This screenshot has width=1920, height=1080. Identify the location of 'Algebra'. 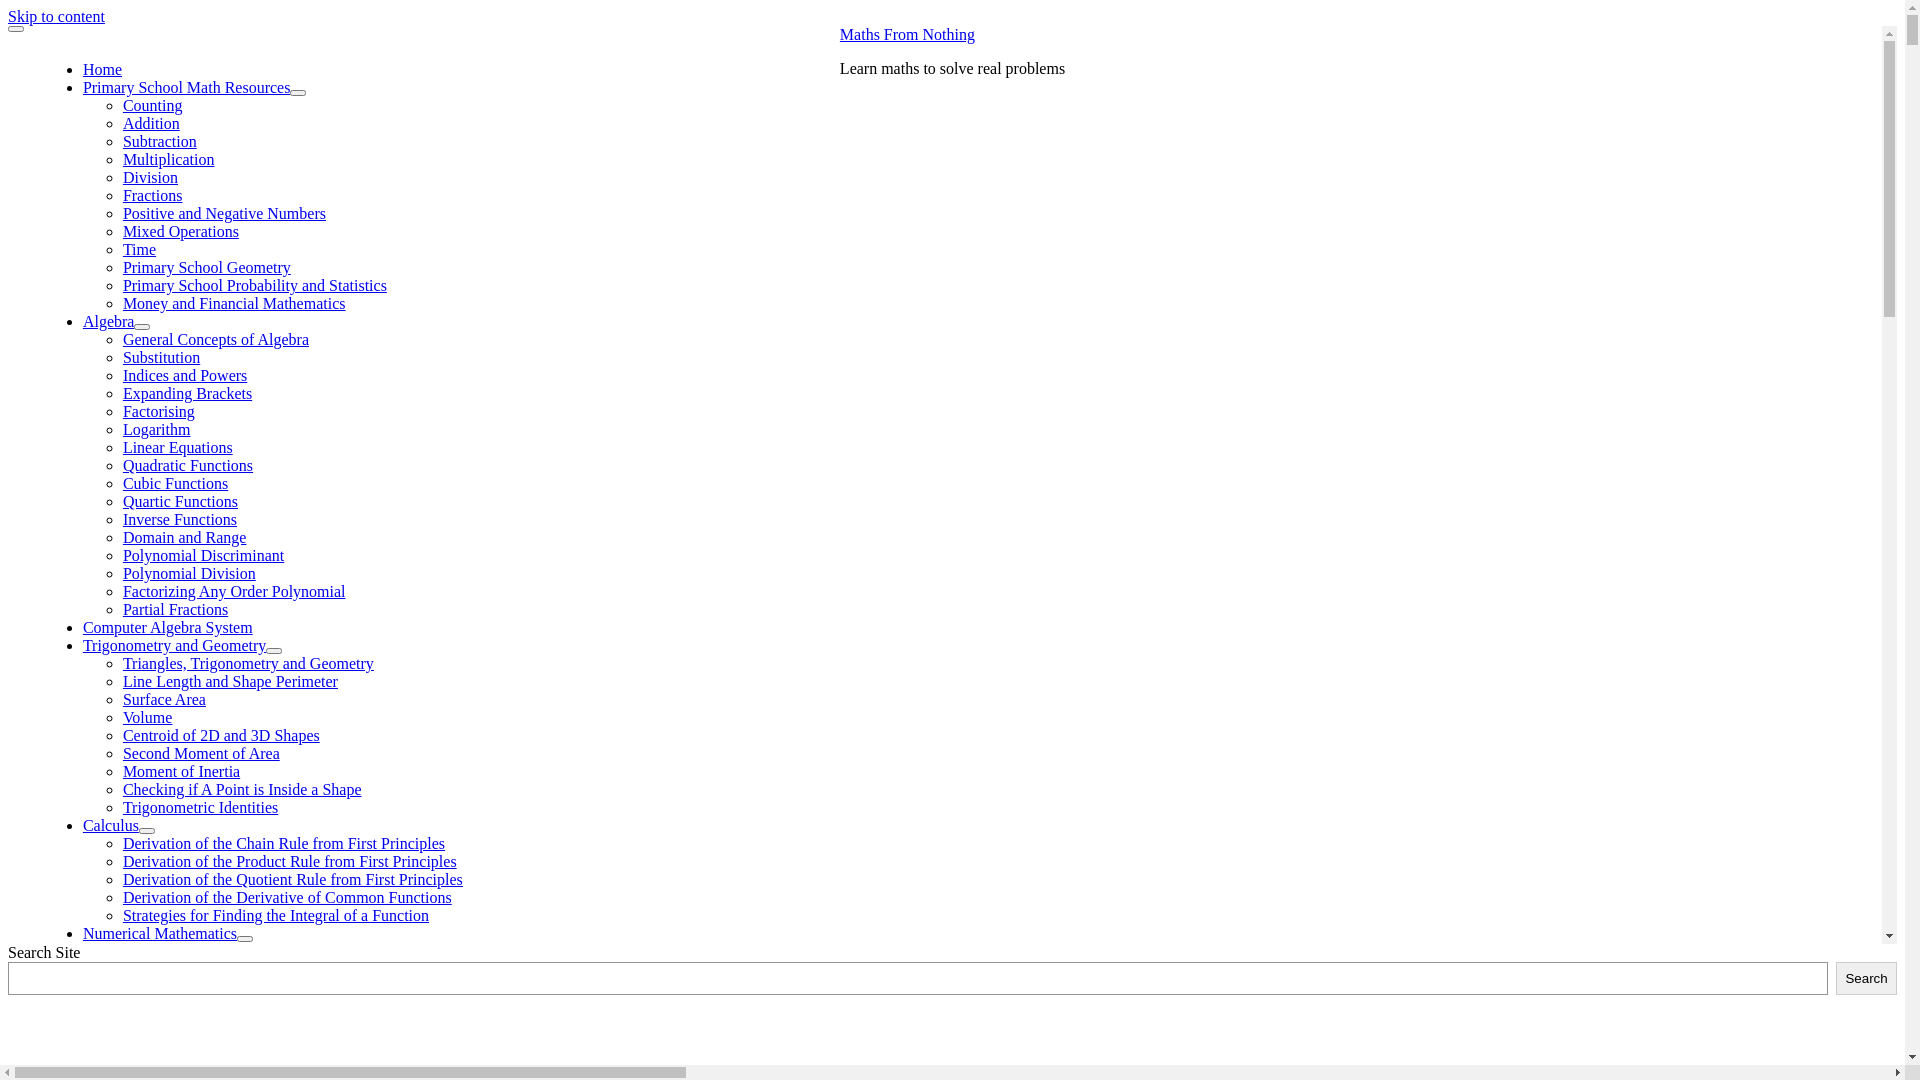
(108, 320).